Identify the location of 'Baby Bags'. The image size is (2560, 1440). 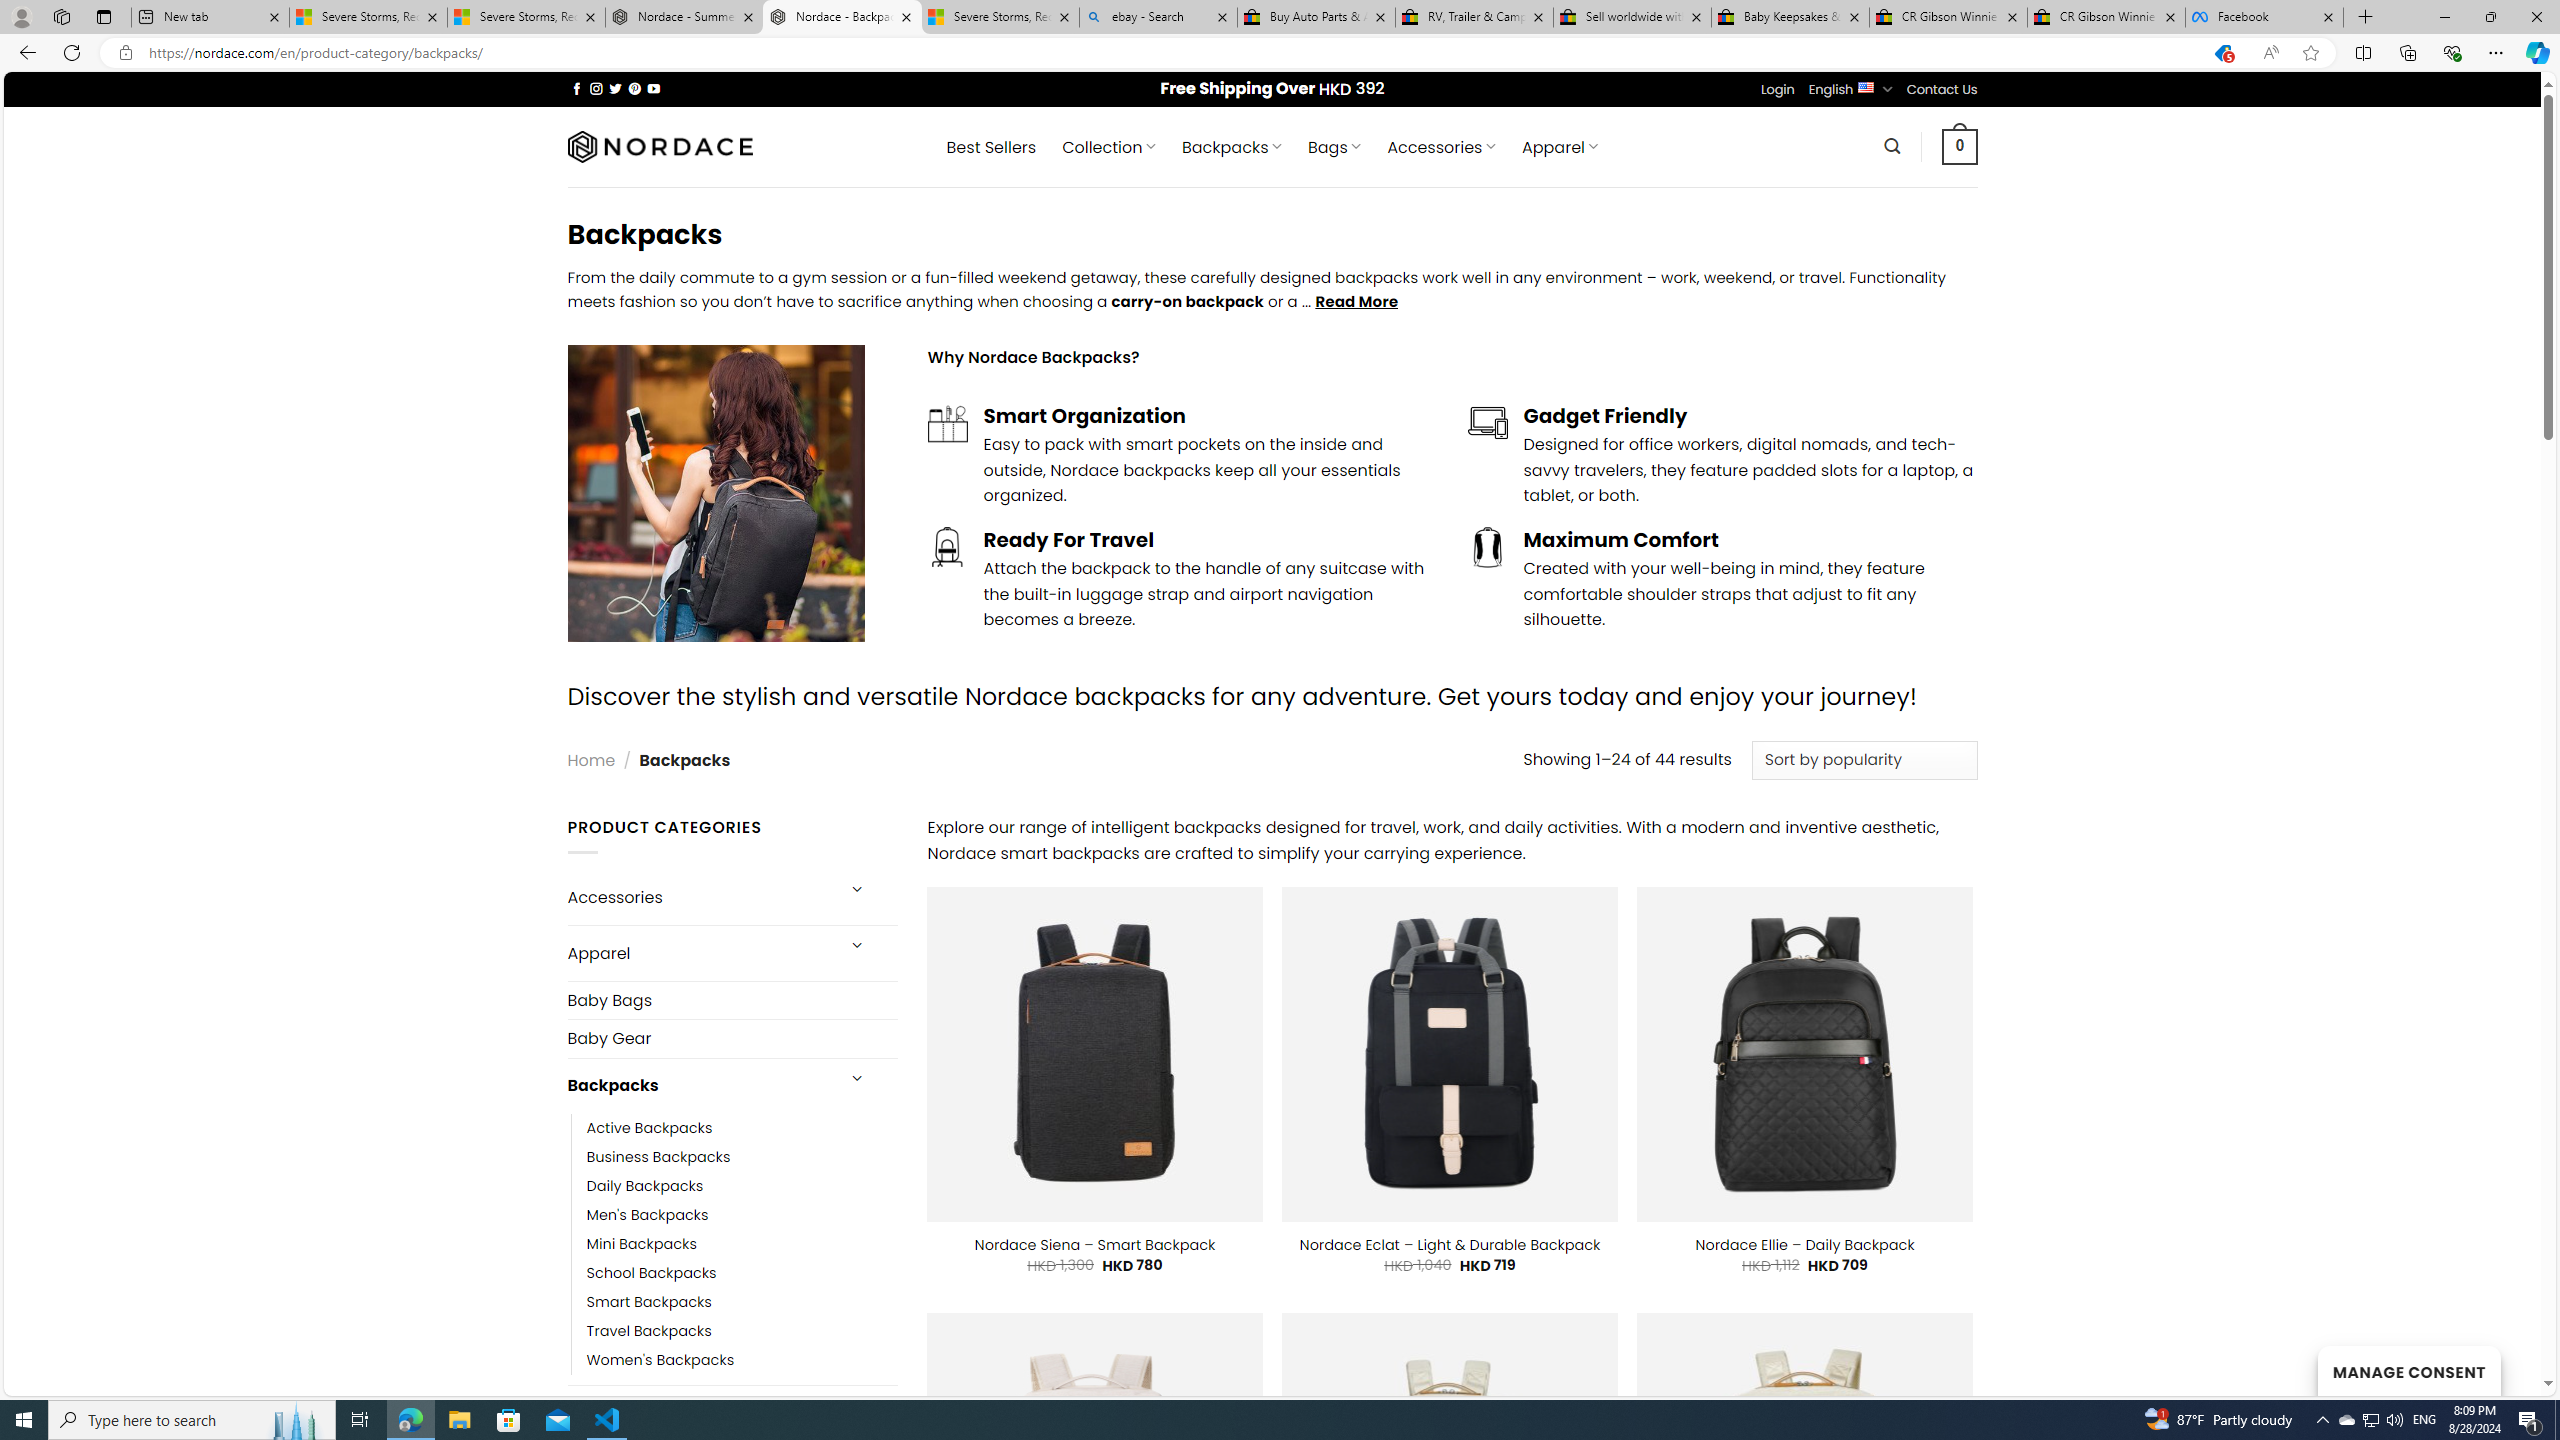
(731, 999).